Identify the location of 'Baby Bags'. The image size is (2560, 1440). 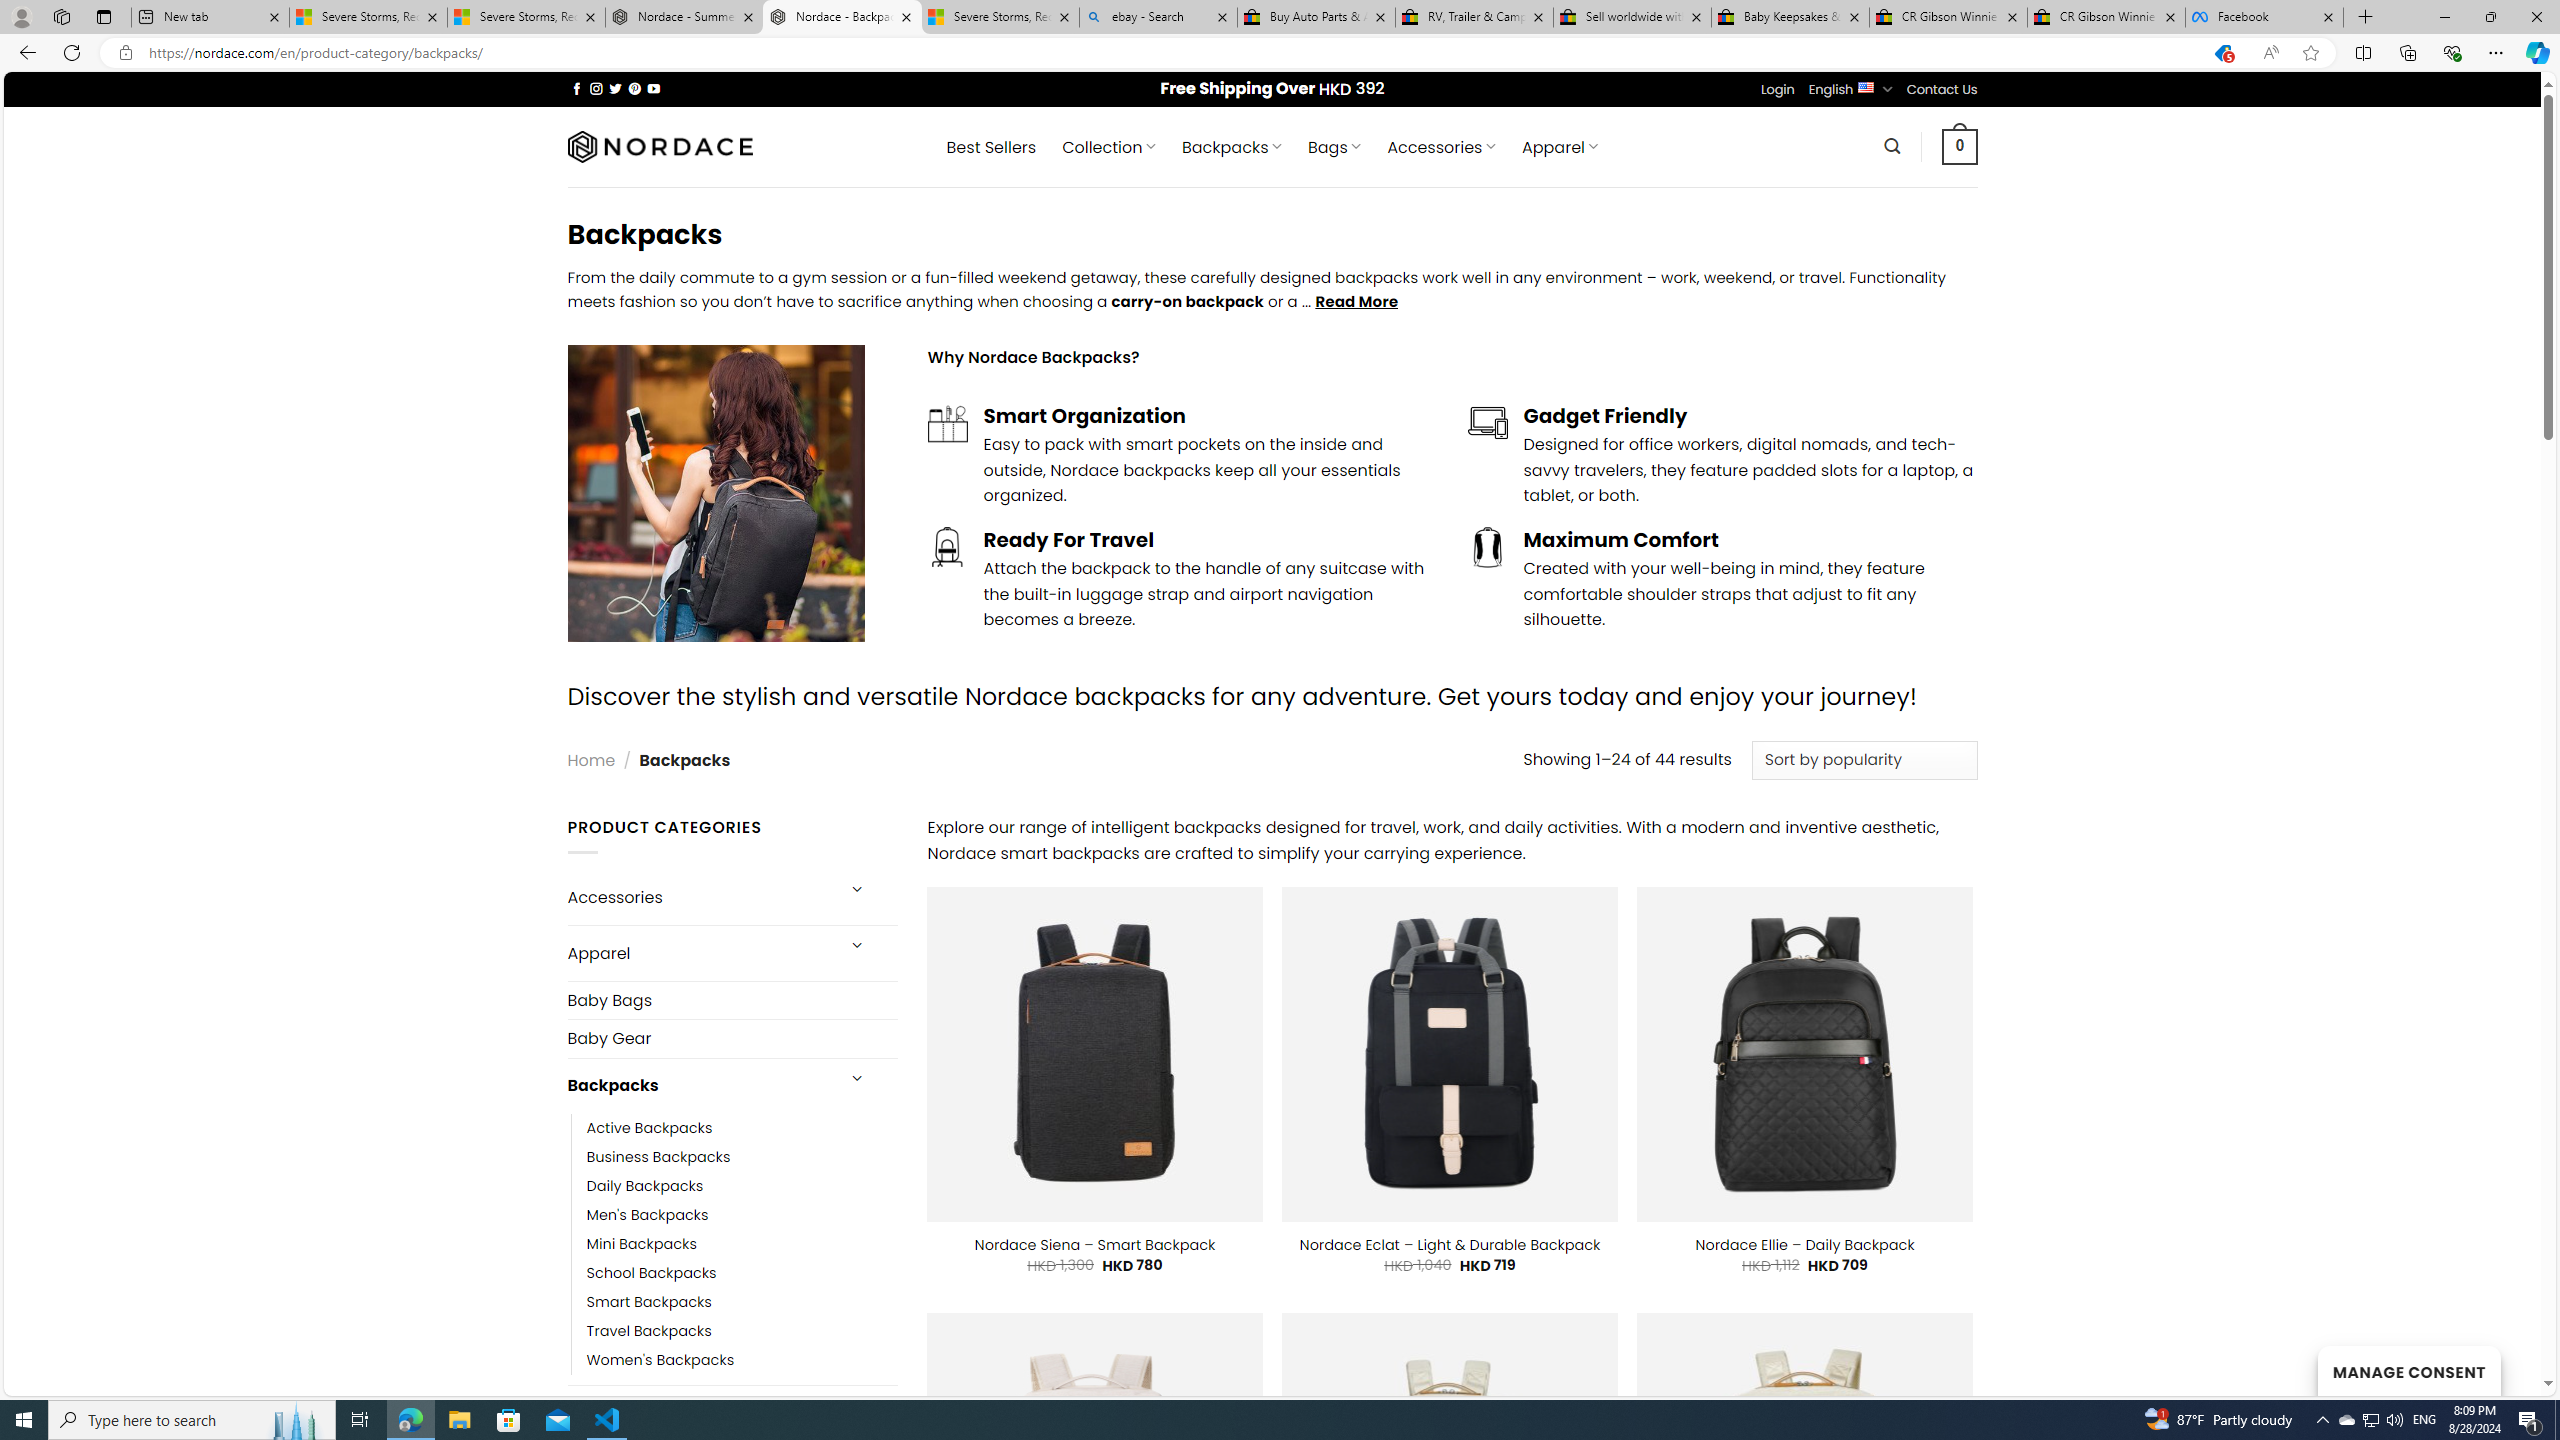
(731, 999).